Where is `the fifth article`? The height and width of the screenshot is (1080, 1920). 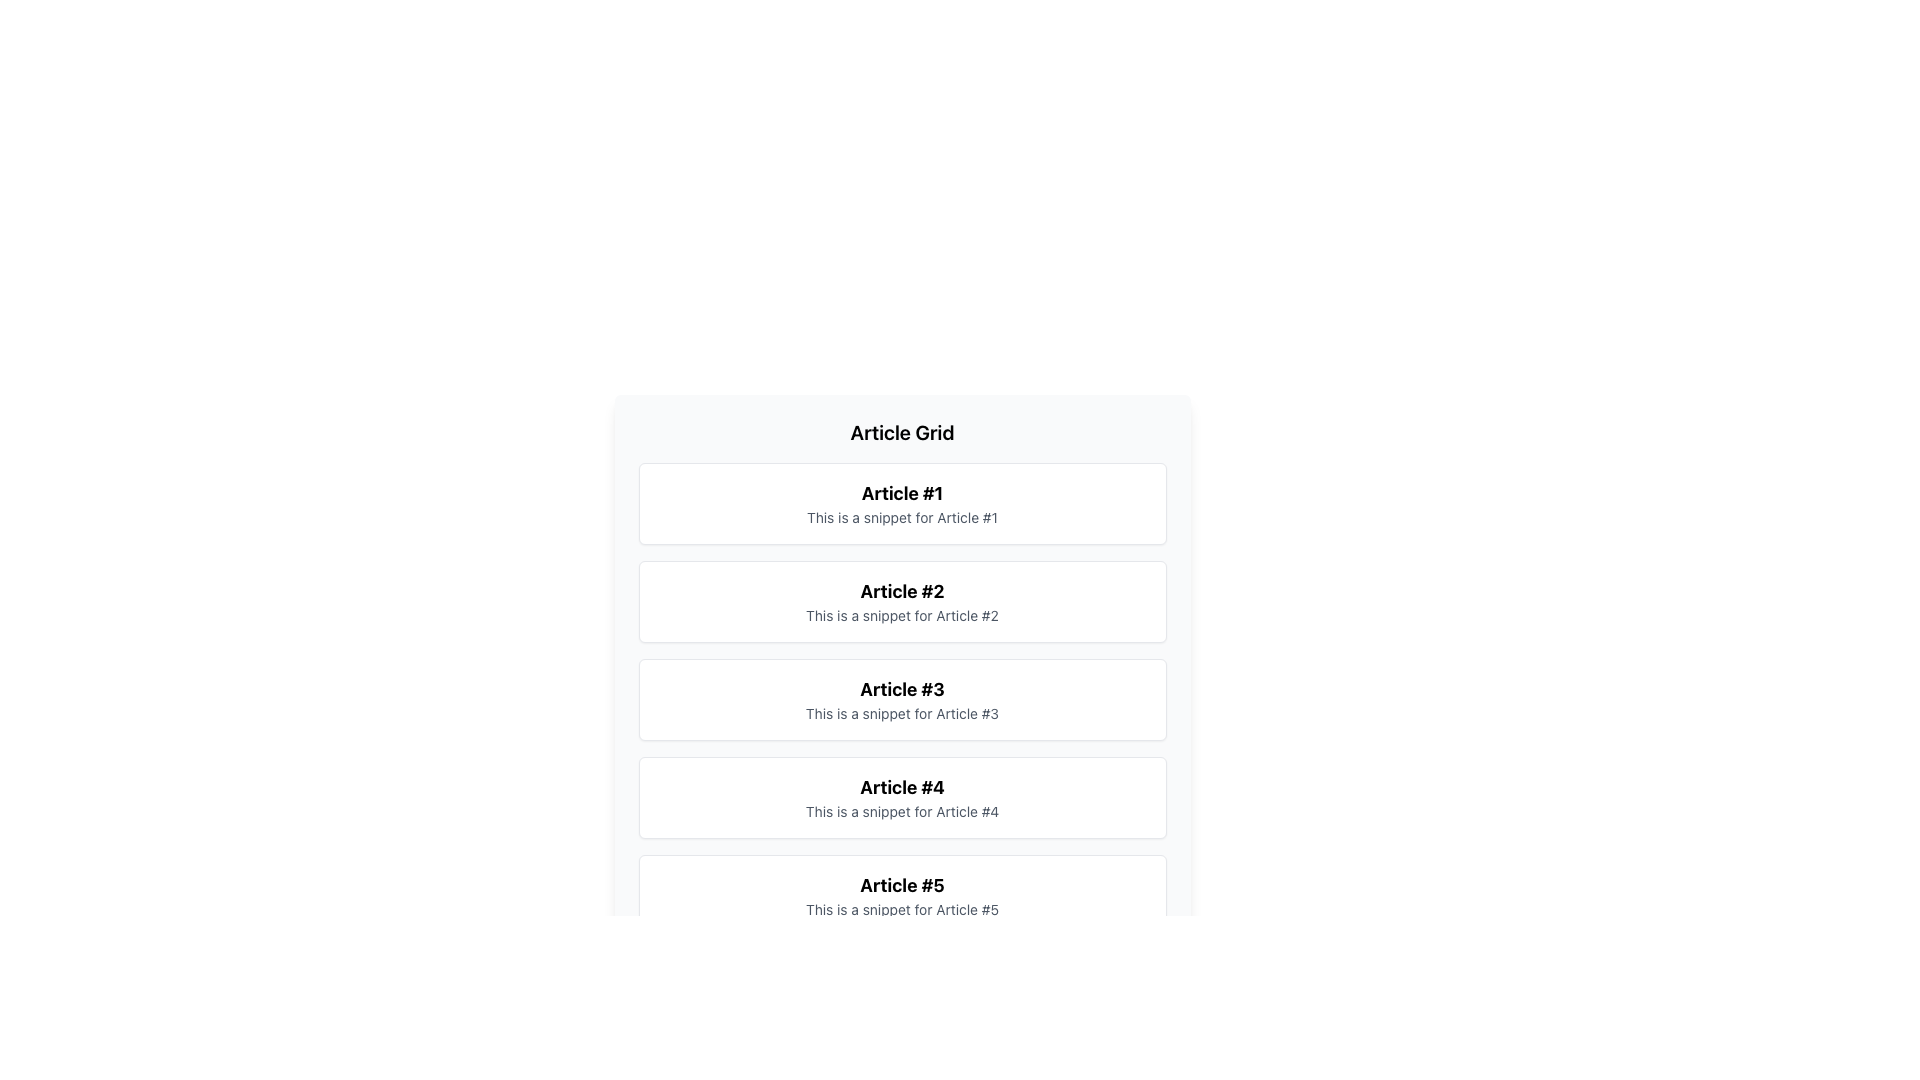
the fifth article is located at coordinates (901, 885).